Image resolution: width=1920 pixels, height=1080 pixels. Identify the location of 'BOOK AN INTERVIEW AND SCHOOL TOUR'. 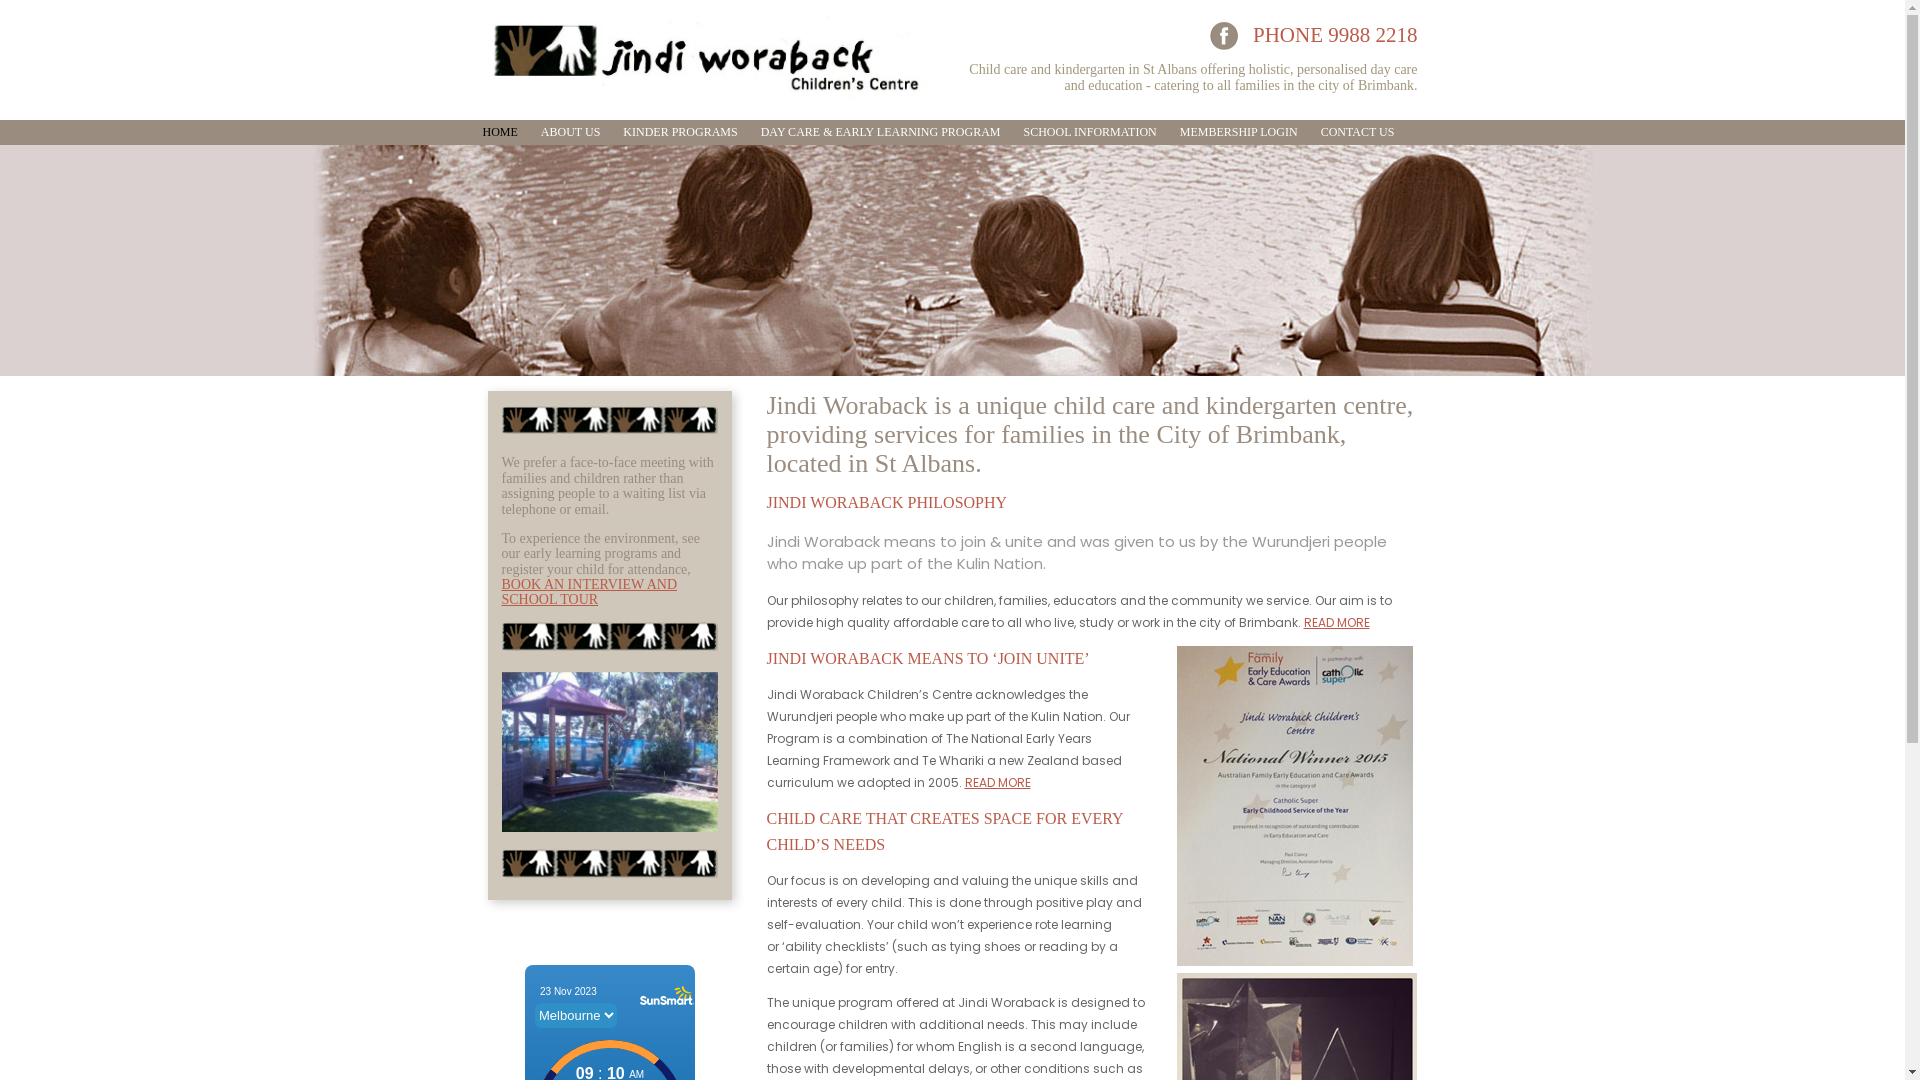
(502, 590).